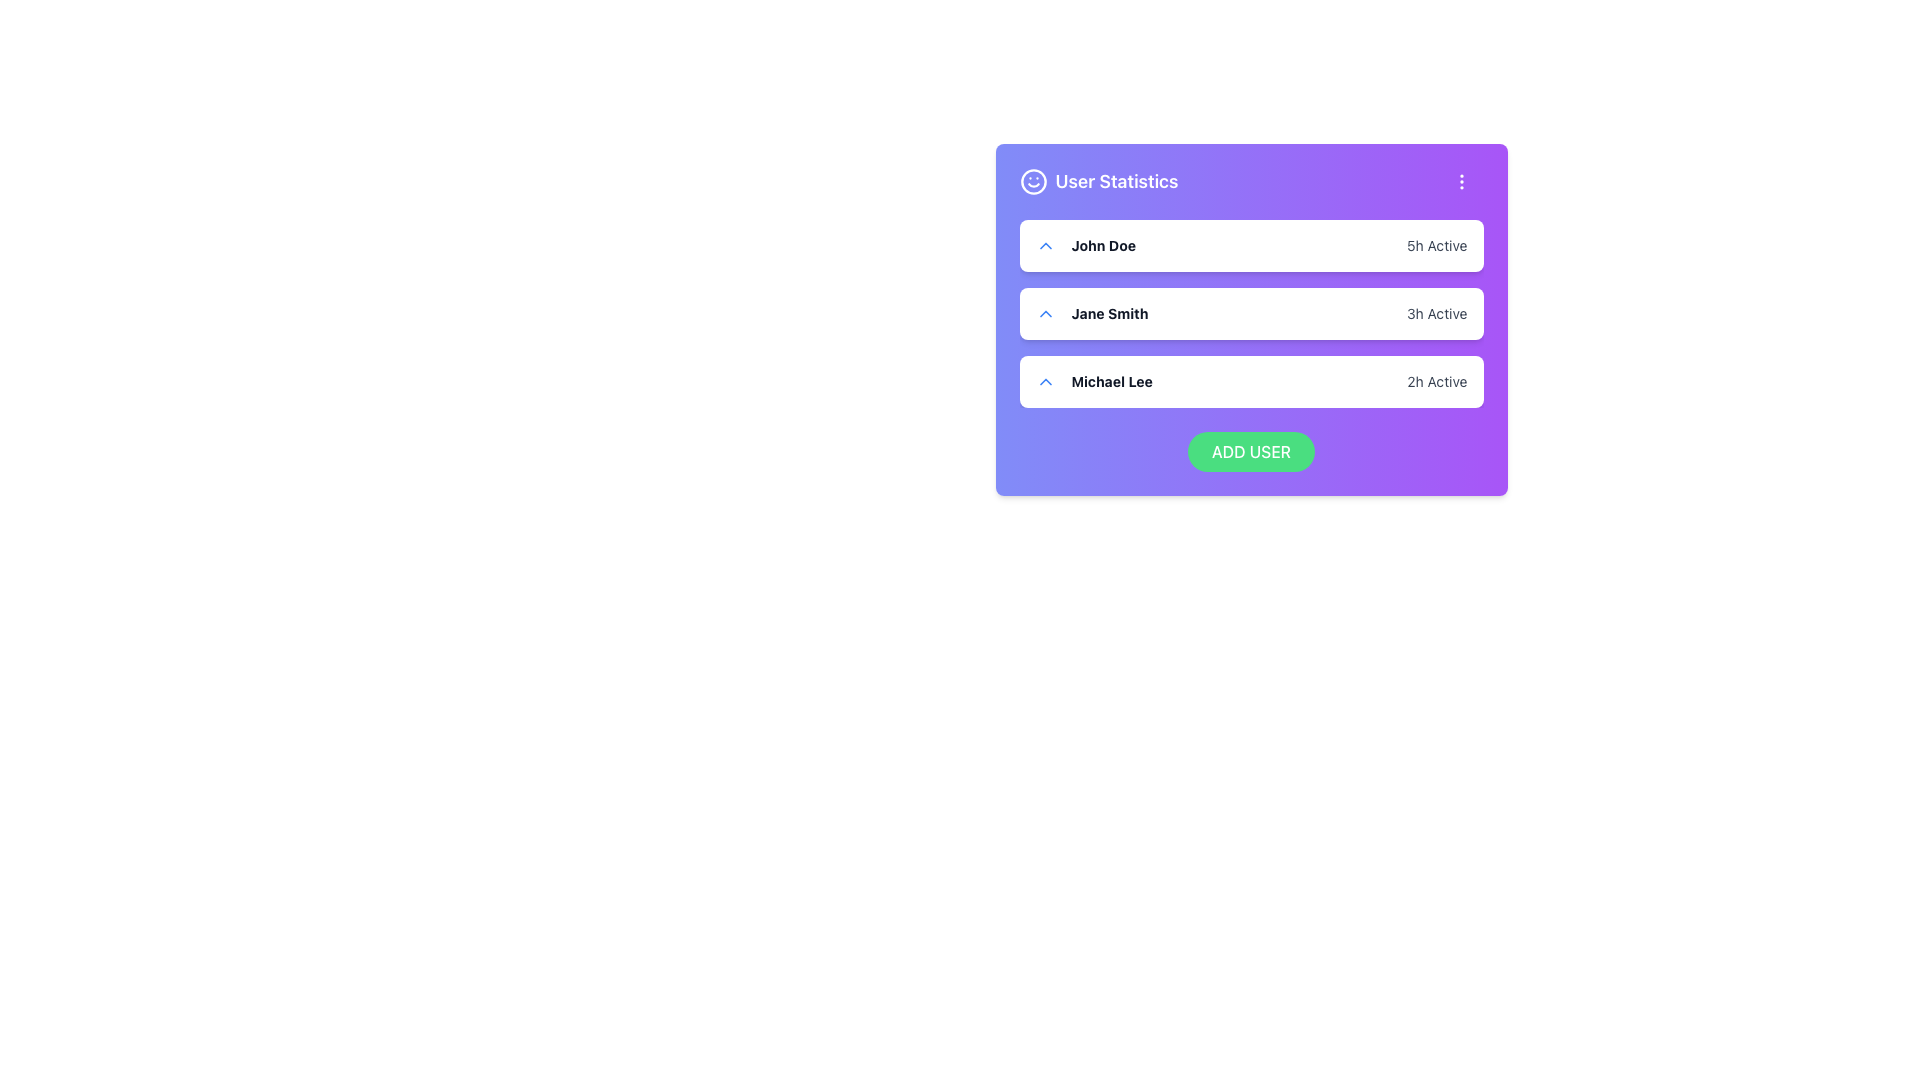 This screenshot has width=1920, height=1080. Describe the element at coordinates (1091, 313) in the screenshot. I see `the text label displaying 'Jane Smith'` at that location.